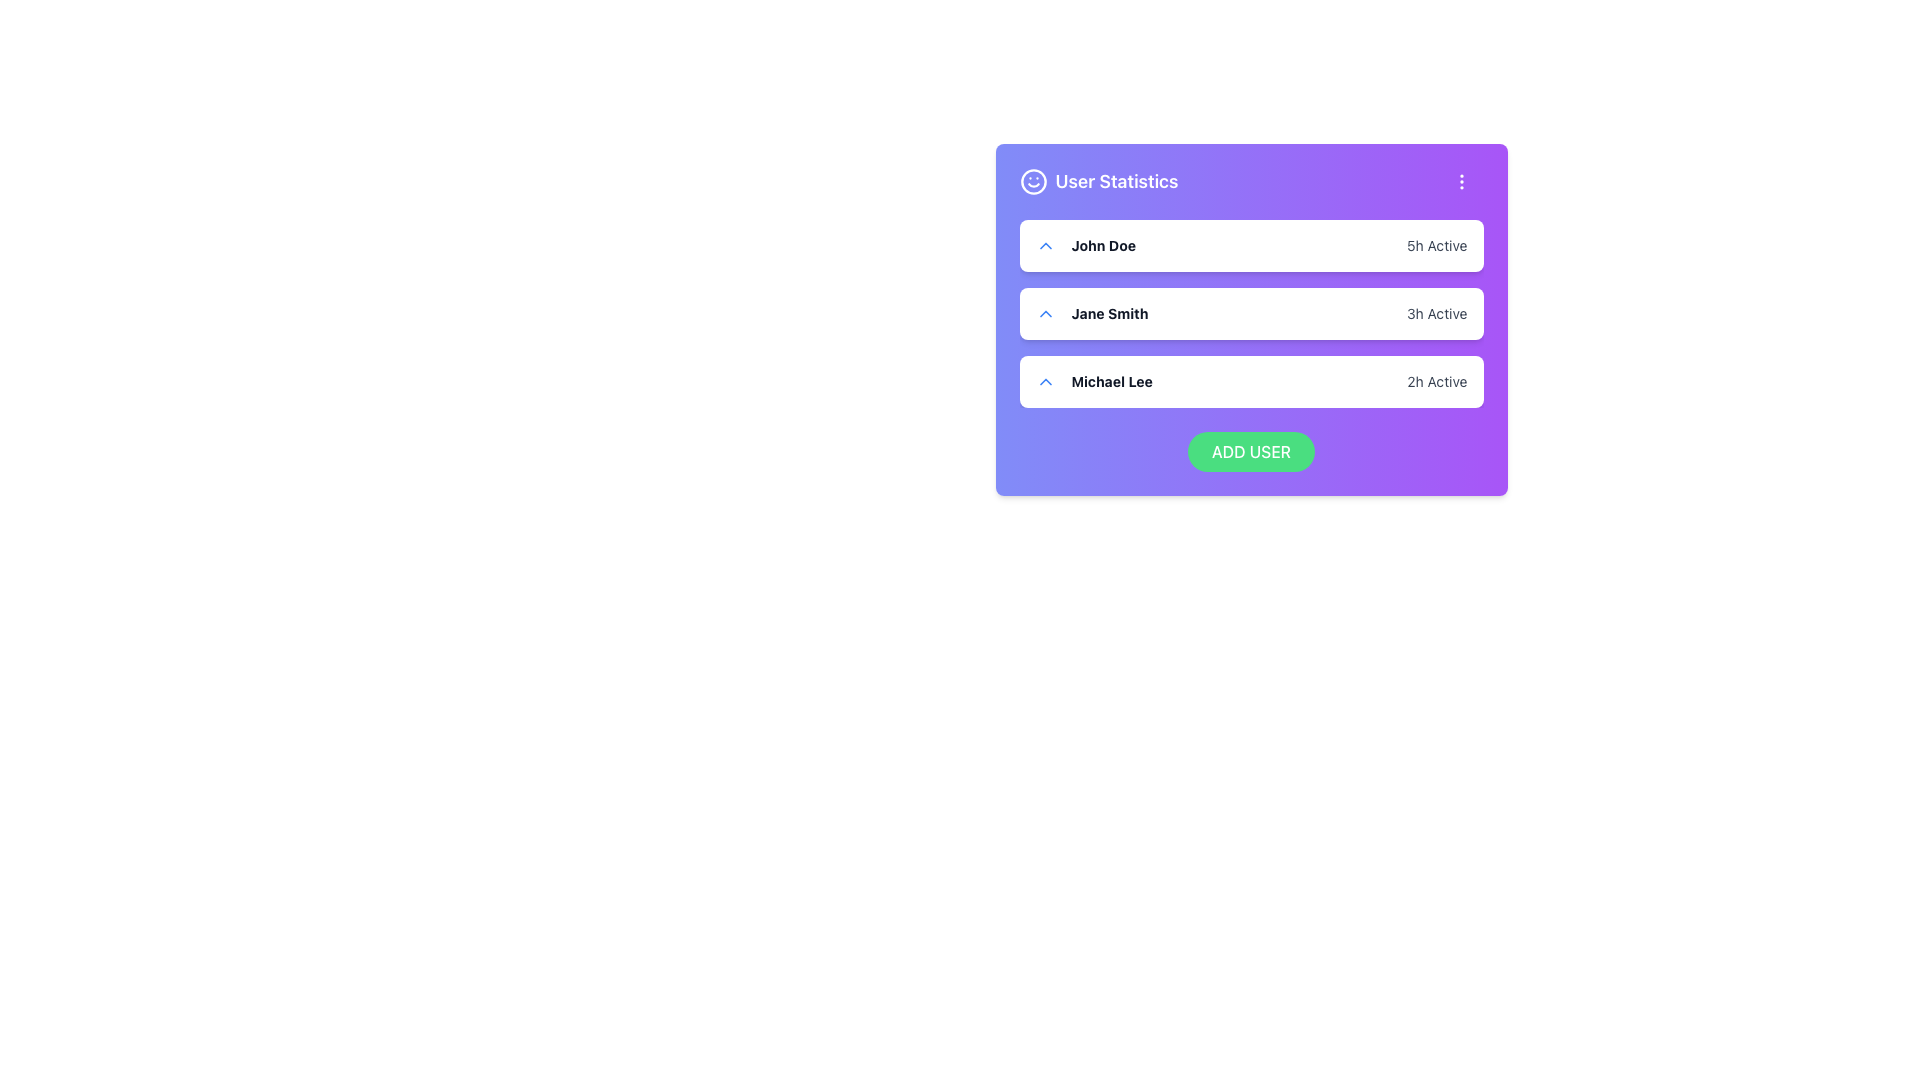 This screenshot has width=1920, height=1080. Describe the element at coordinates (1091, 313) in the screenshot. I see `the text label displaying 'Jane Smith'` at that location.